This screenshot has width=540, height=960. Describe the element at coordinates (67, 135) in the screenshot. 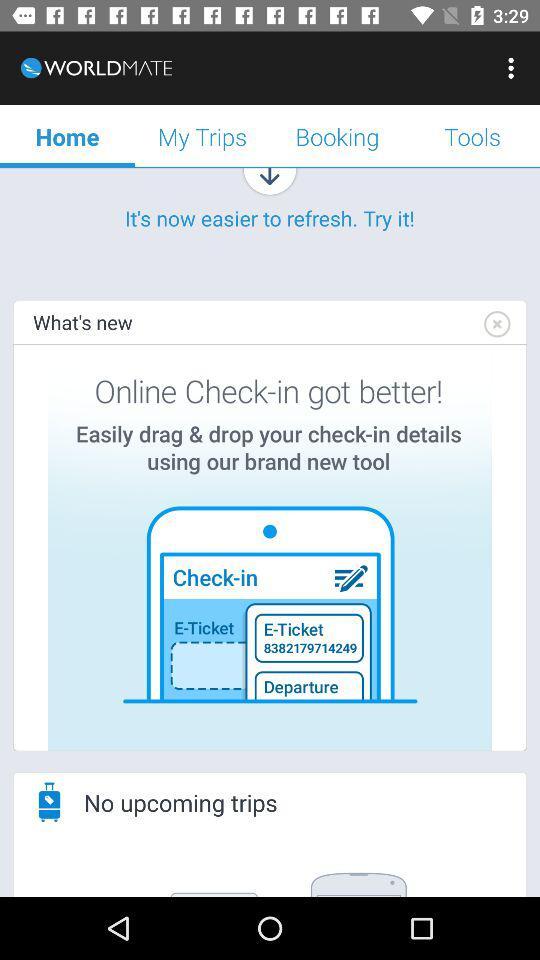

I see `the home app` at that location.